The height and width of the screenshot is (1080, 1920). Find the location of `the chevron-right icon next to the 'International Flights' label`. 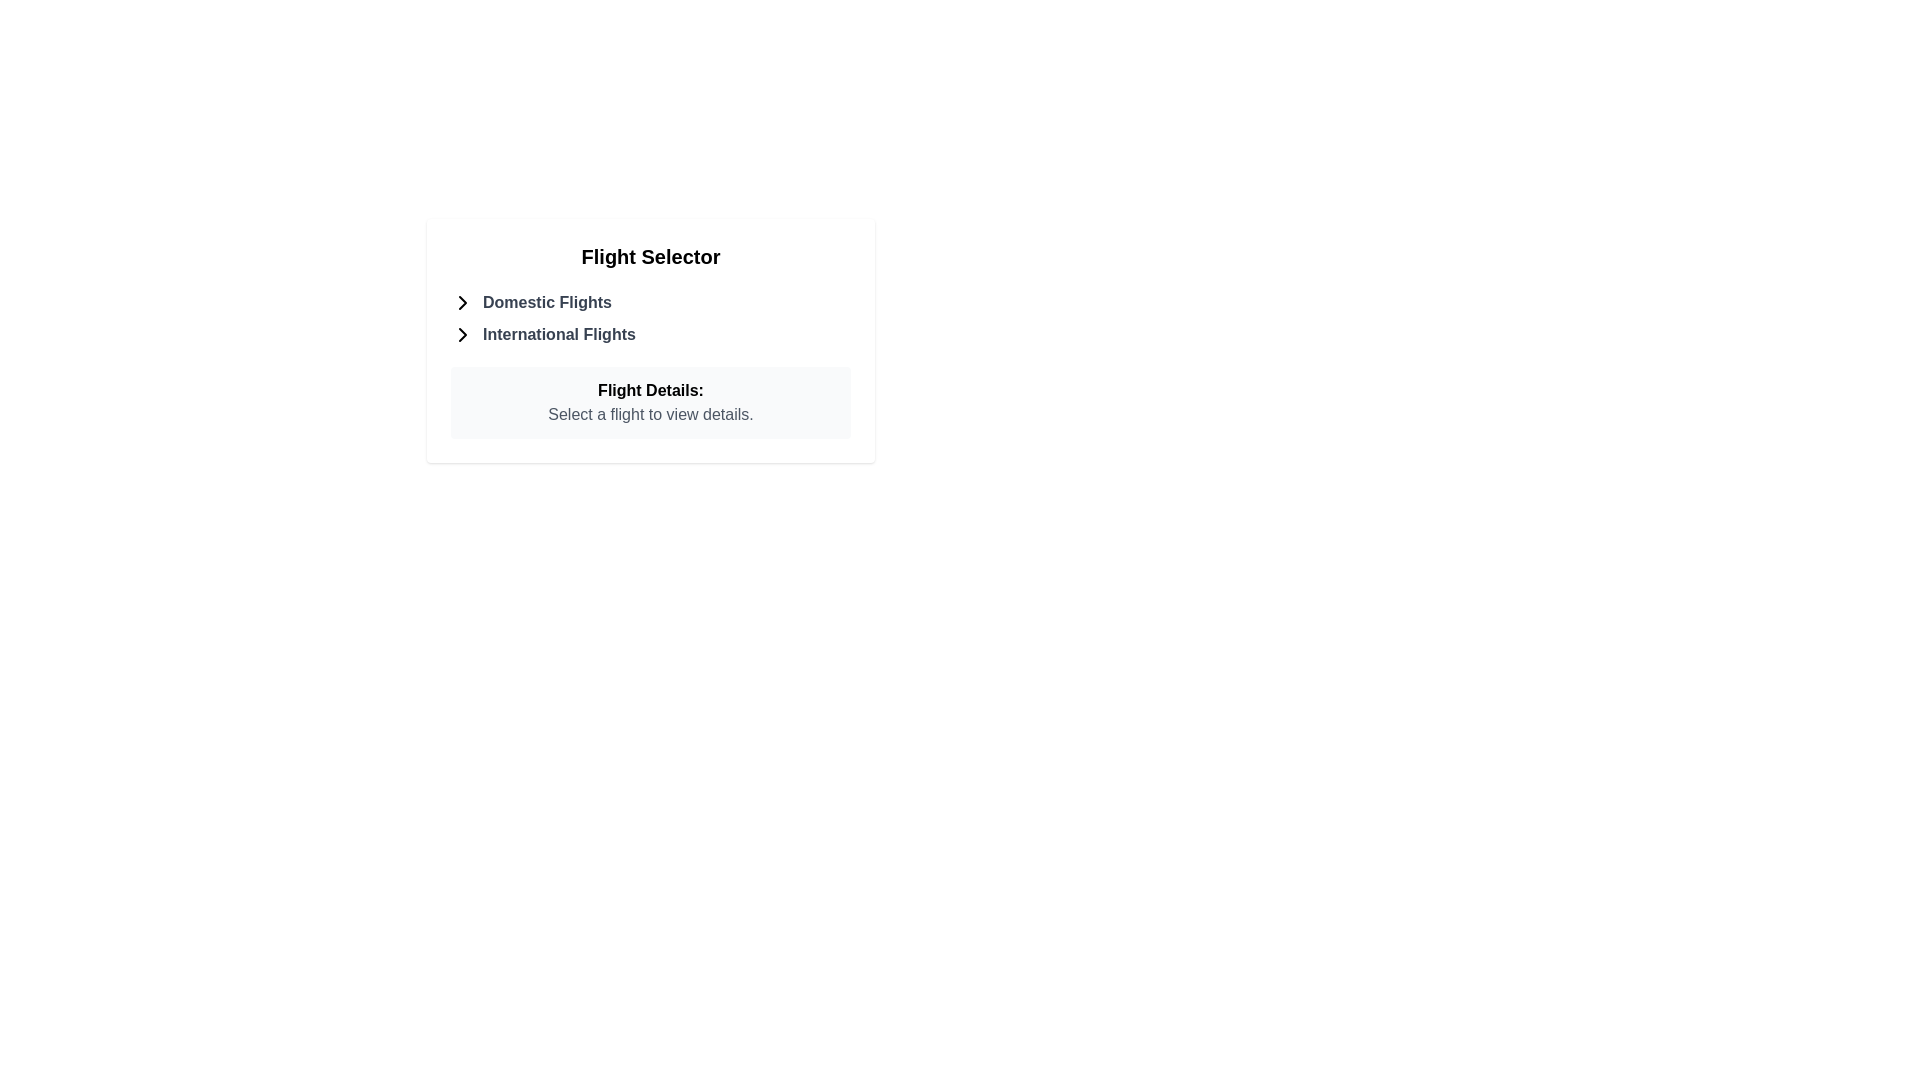

the chevron-right icon next to the 'International Flights' label is located at coordinates (461, 334).